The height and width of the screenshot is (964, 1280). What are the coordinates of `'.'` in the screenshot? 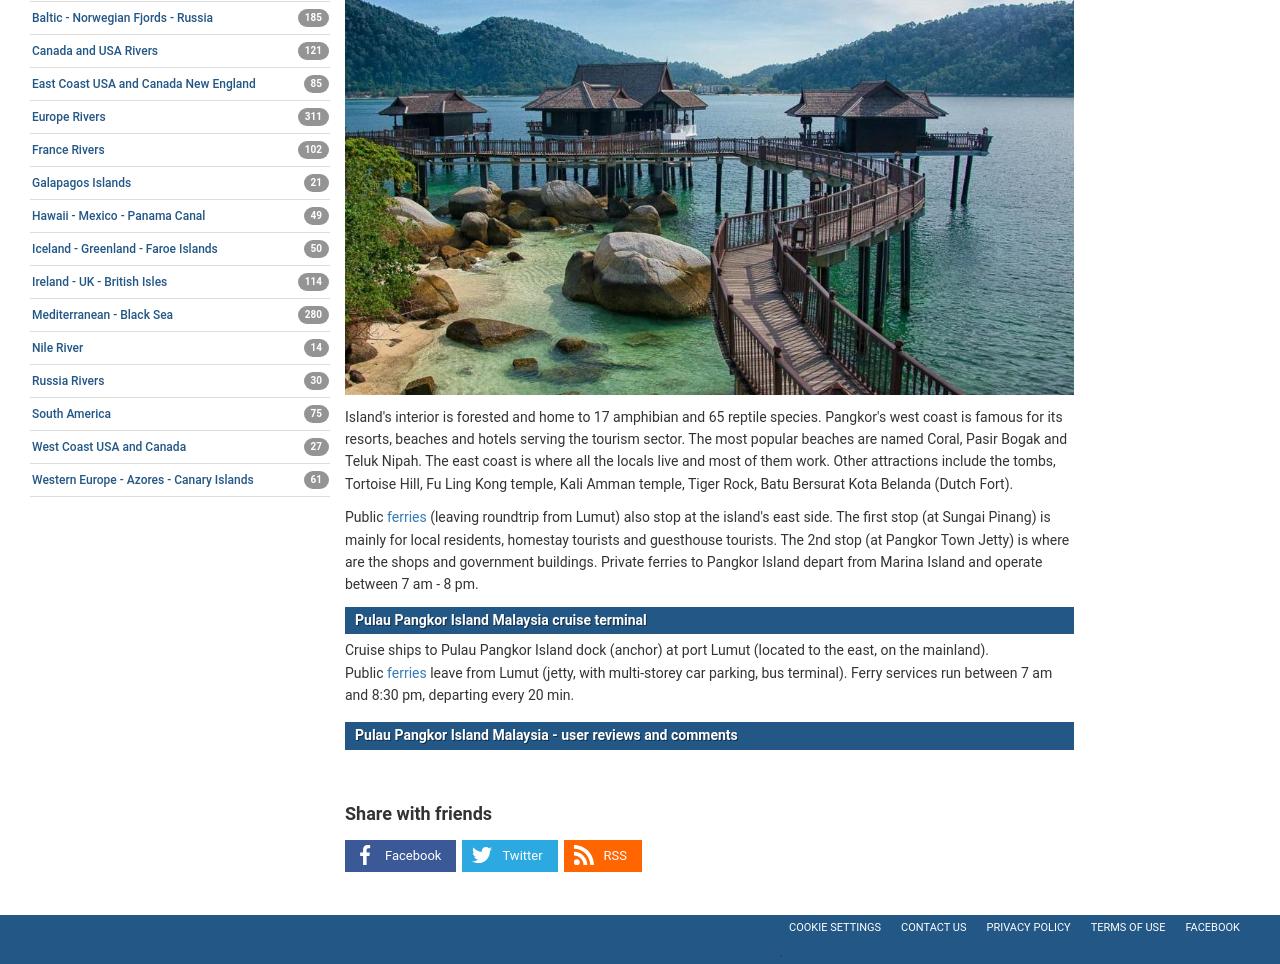 It's located at (779, 952).